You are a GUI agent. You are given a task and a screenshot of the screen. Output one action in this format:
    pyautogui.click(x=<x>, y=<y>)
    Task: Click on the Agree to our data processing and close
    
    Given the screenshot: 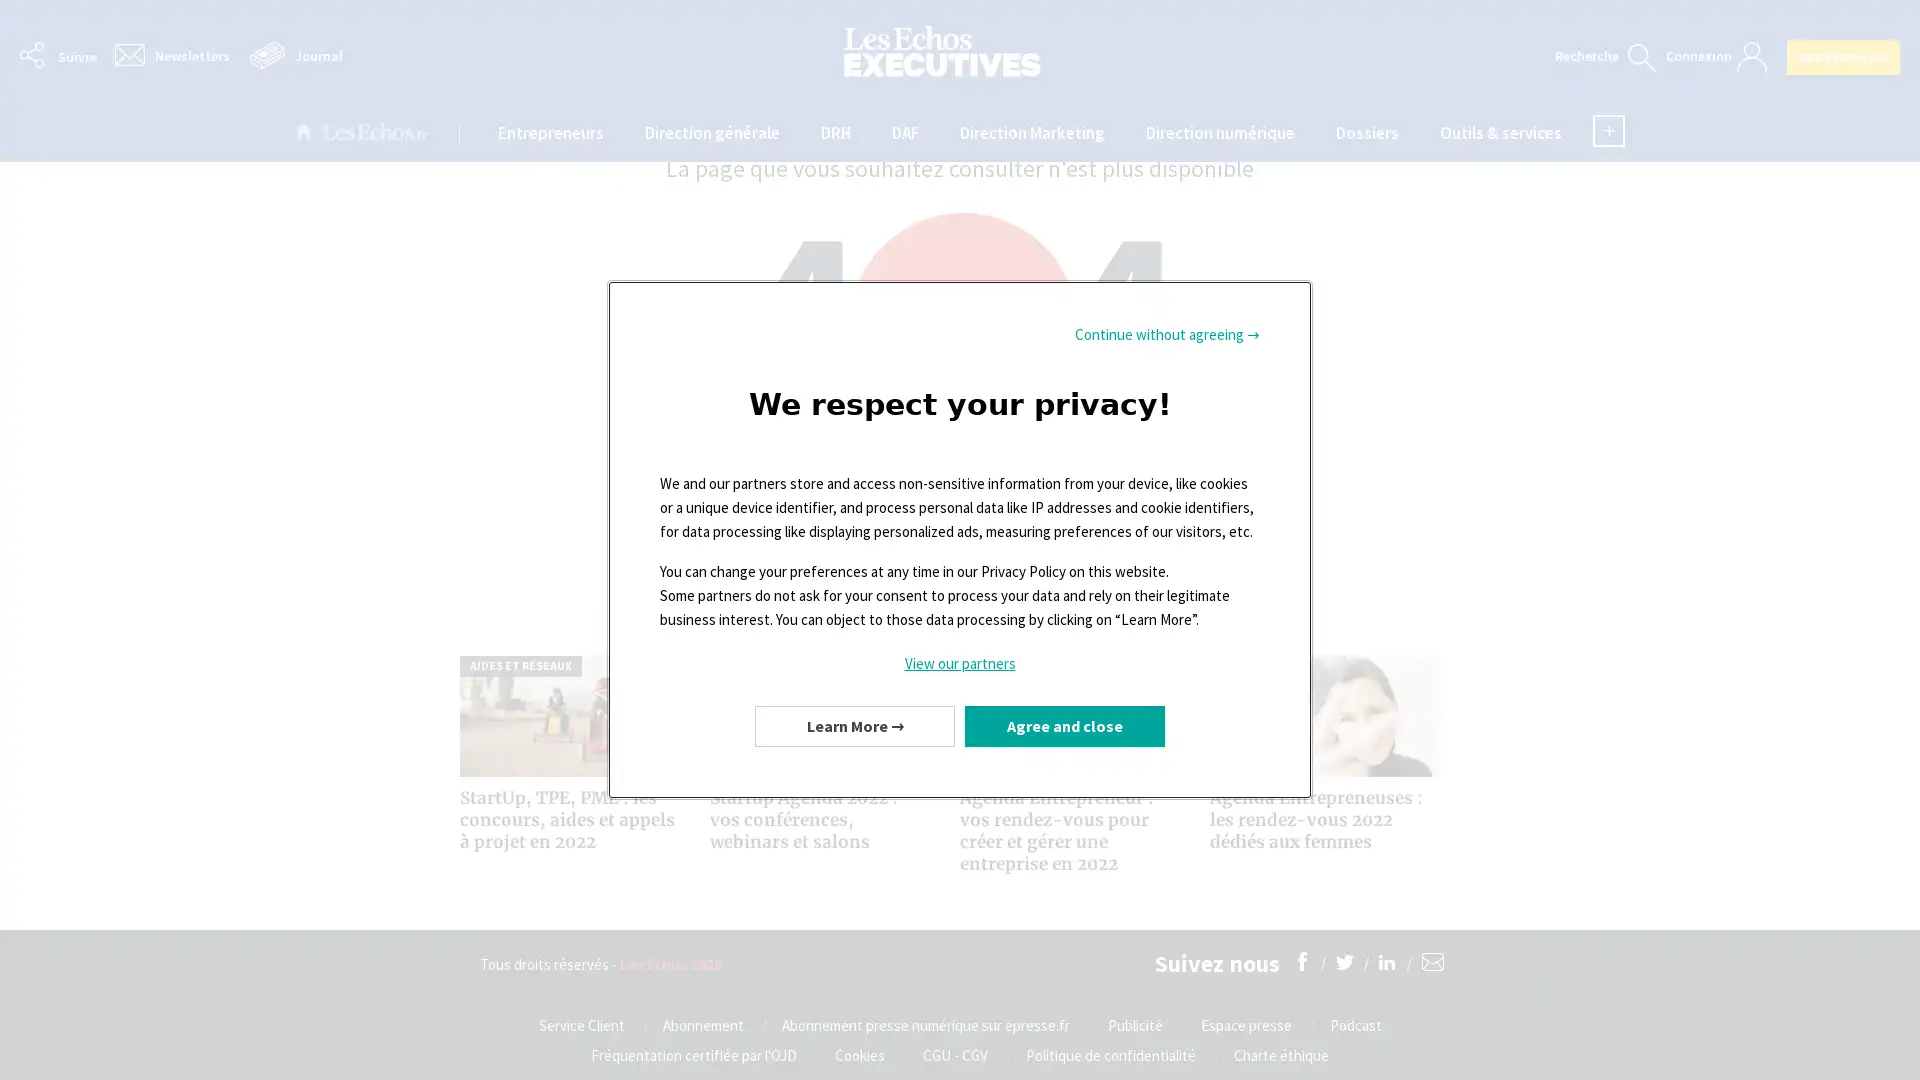 What is the action you would take?
    pyautogui.click(x=1064, y=725)
    